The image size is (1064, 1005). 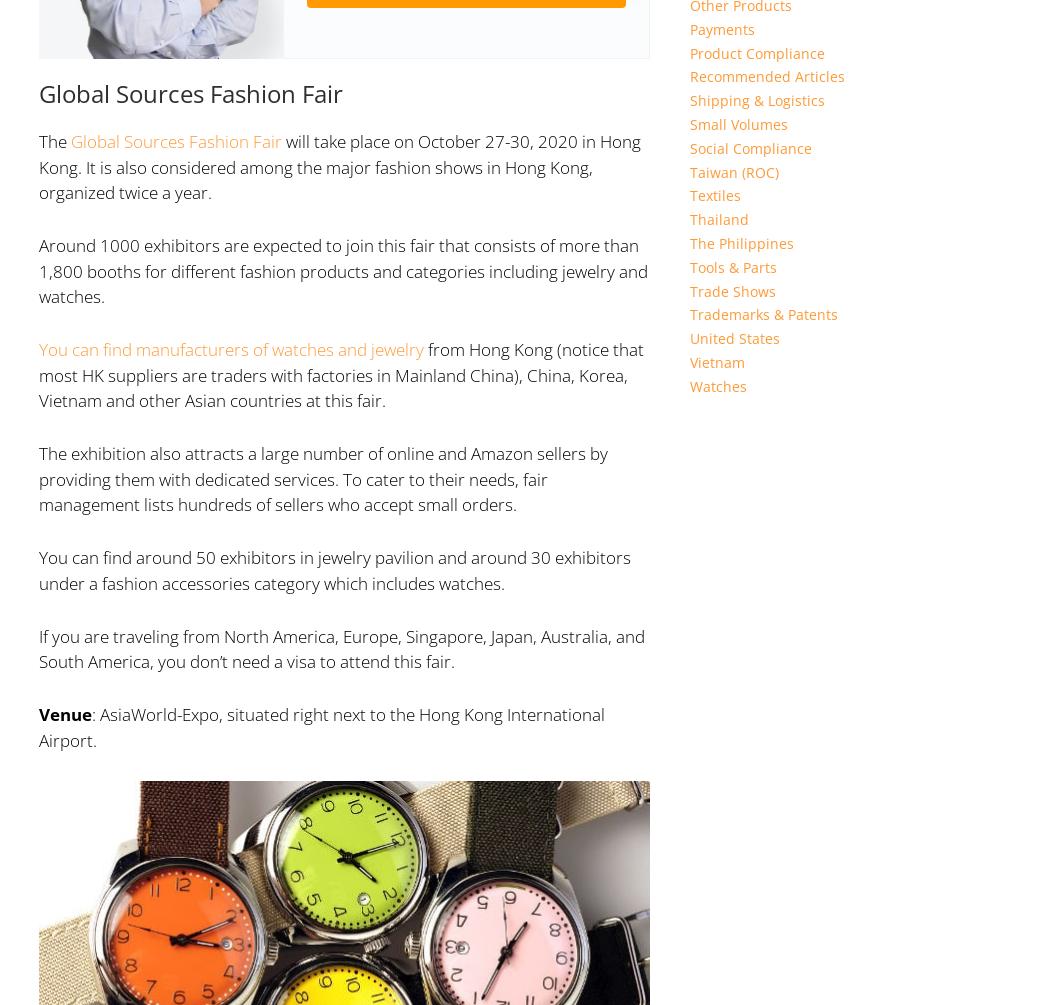 I want to click on 'Venue', so click(x=64, y=714).